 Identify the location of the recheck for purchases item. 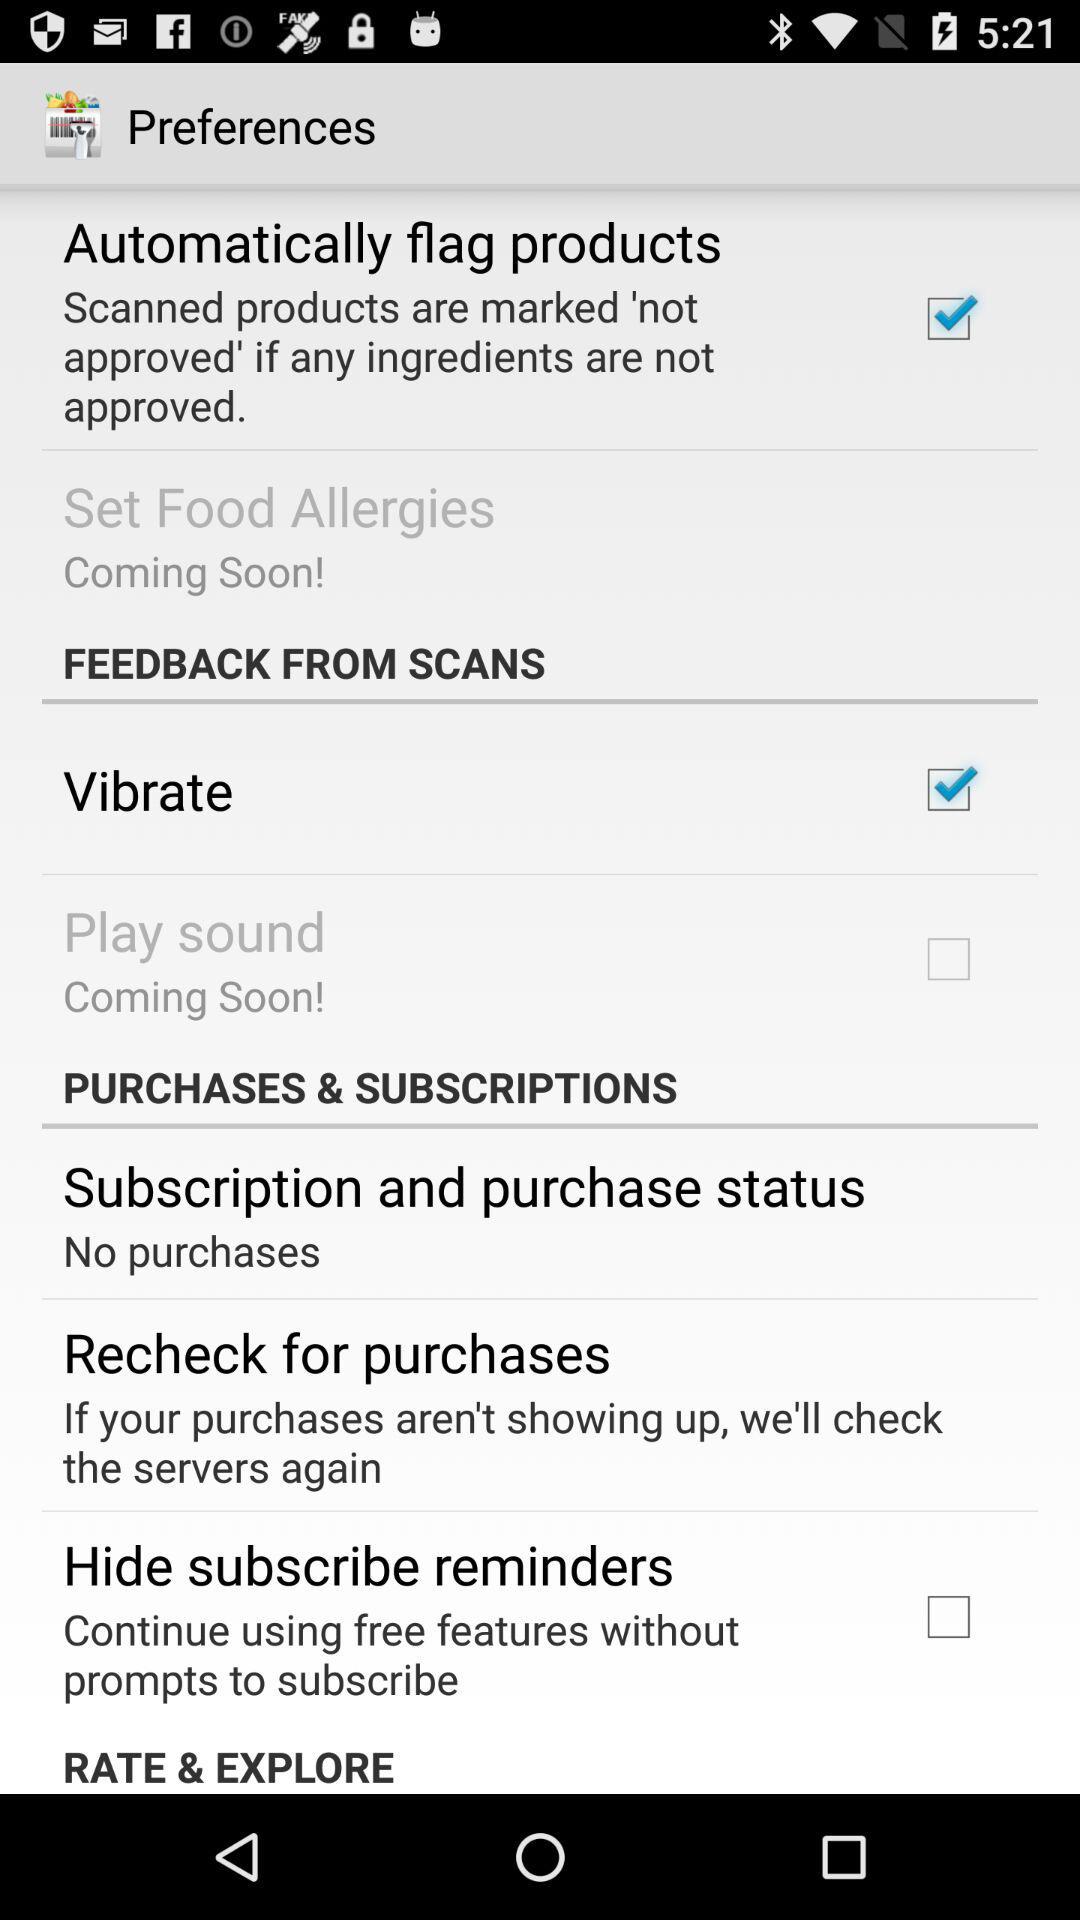
(336, 1351).